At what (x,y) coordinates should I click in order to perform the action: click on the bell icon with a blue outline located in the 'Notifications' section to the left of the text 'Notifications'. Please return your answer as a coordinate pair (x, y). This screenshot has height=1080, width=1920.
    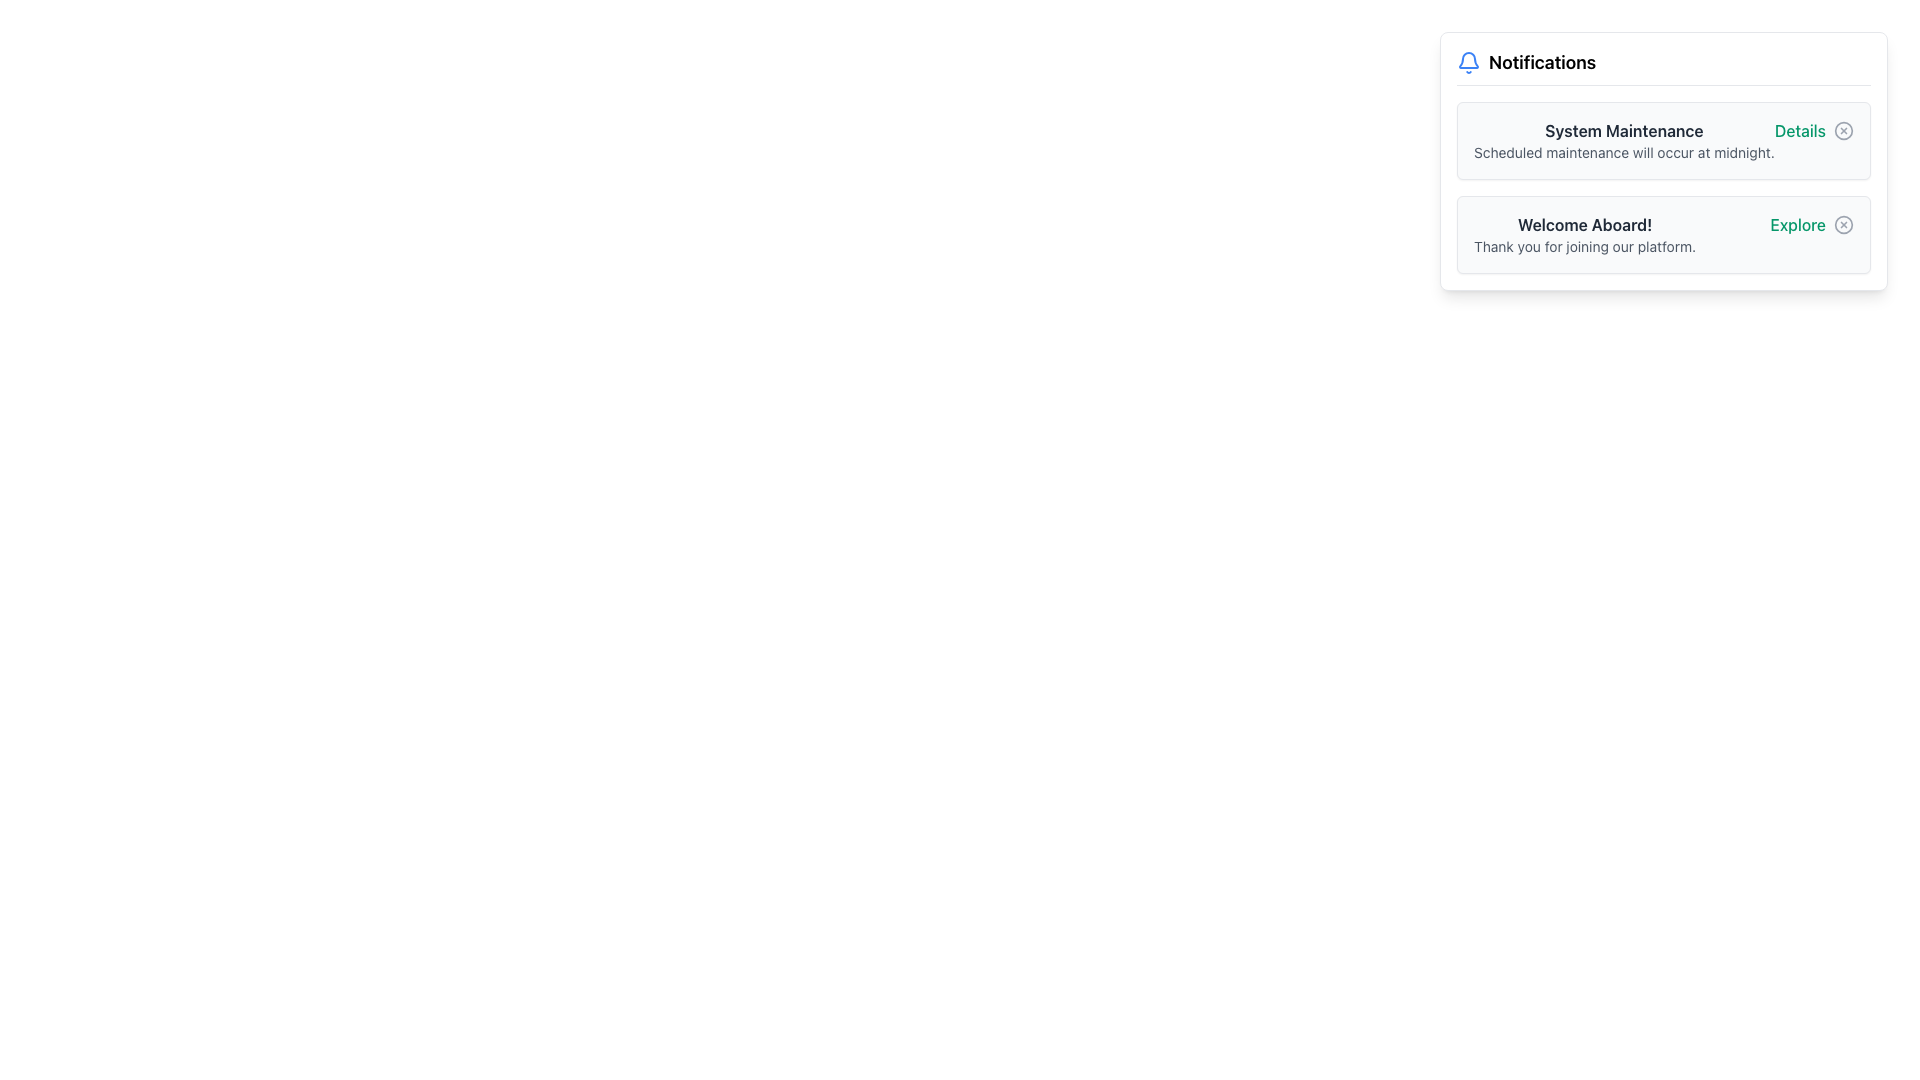
    Looking at the image, I should click on (1468, 61).